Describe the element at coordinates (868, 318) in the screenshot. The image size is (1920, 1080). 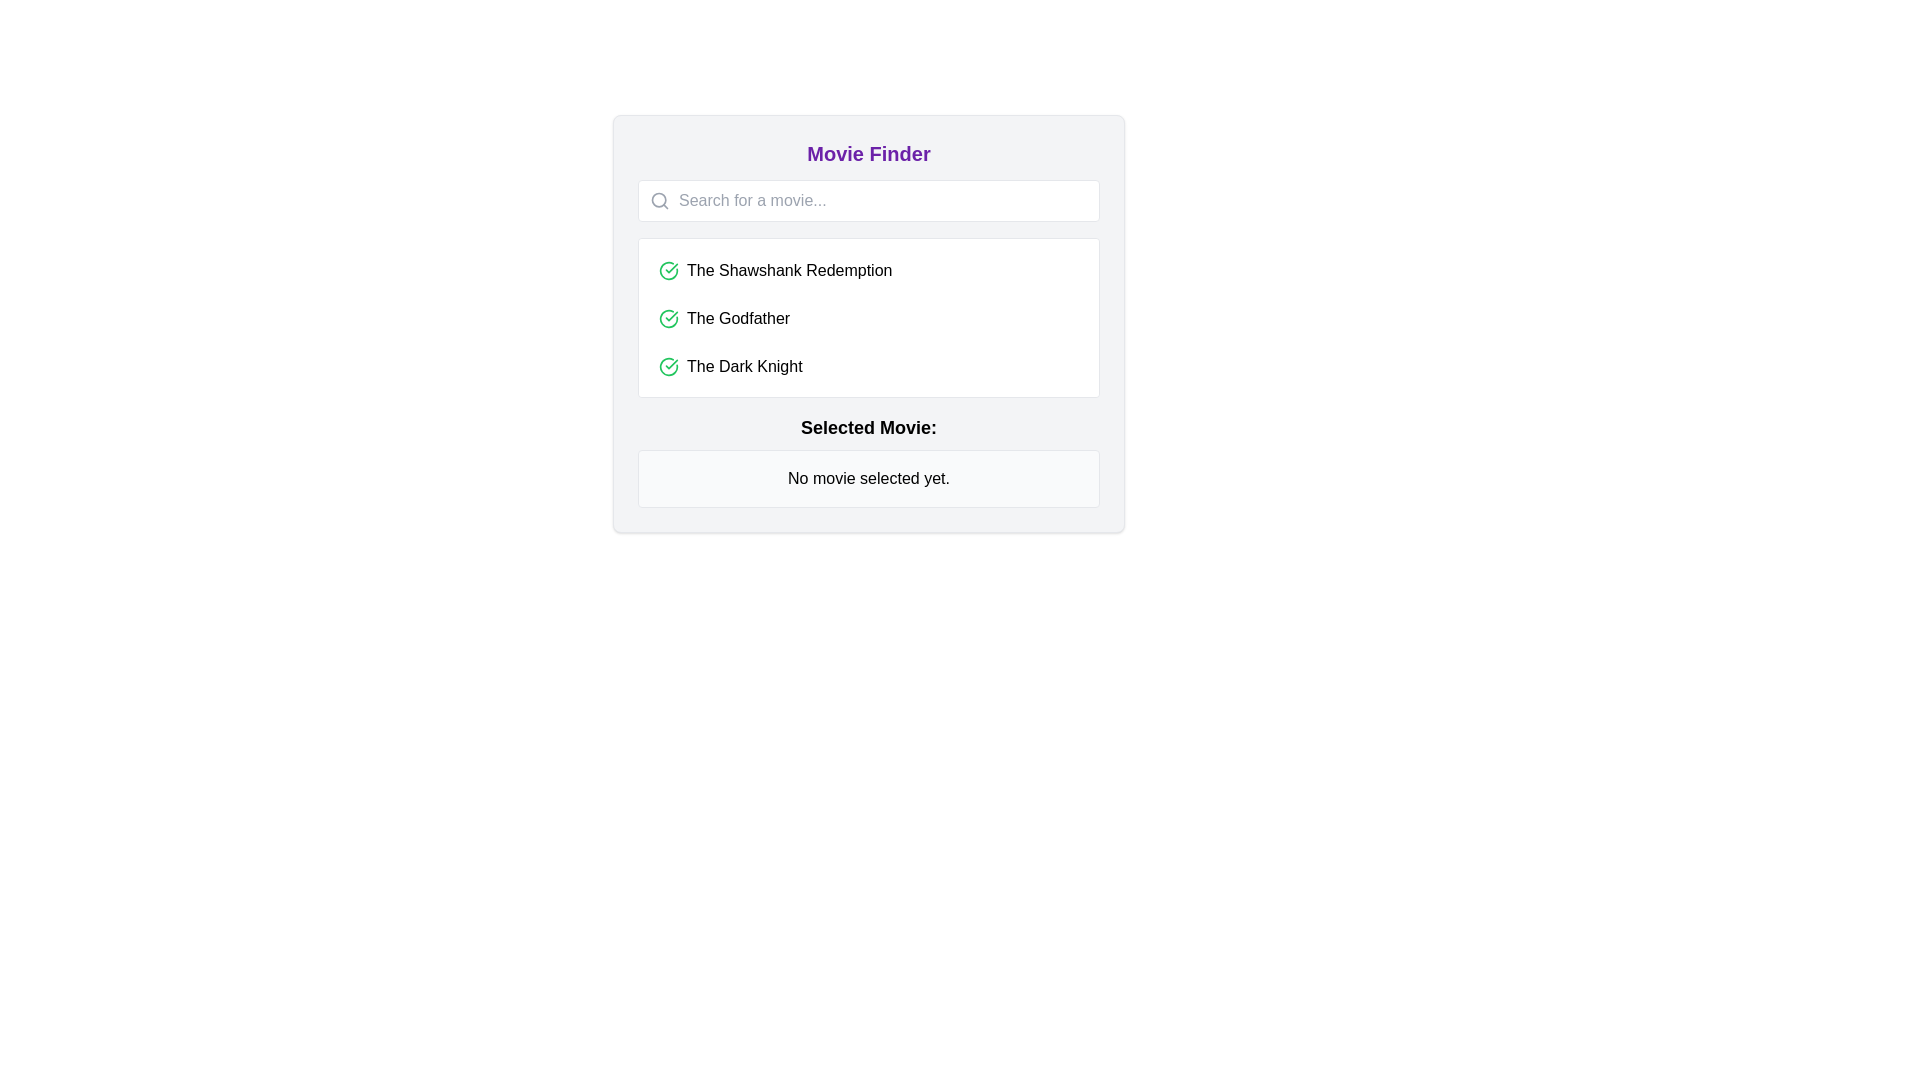
I see `the second list item` at that location.